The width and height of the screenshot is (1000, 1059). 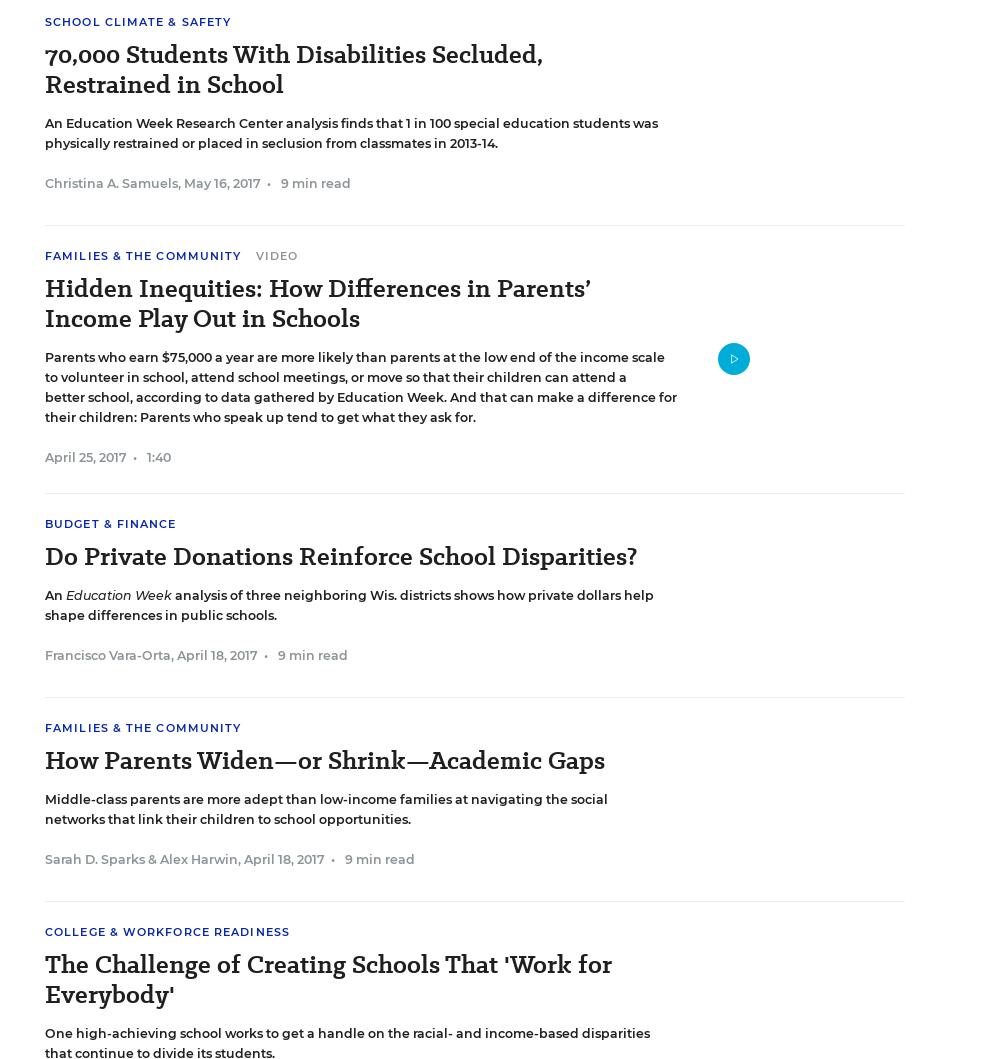 What do you see at coordinates (45, 655) in the screenshot?
I see `'Francisco Vara-Orta'` at bounding box center [45, 655].